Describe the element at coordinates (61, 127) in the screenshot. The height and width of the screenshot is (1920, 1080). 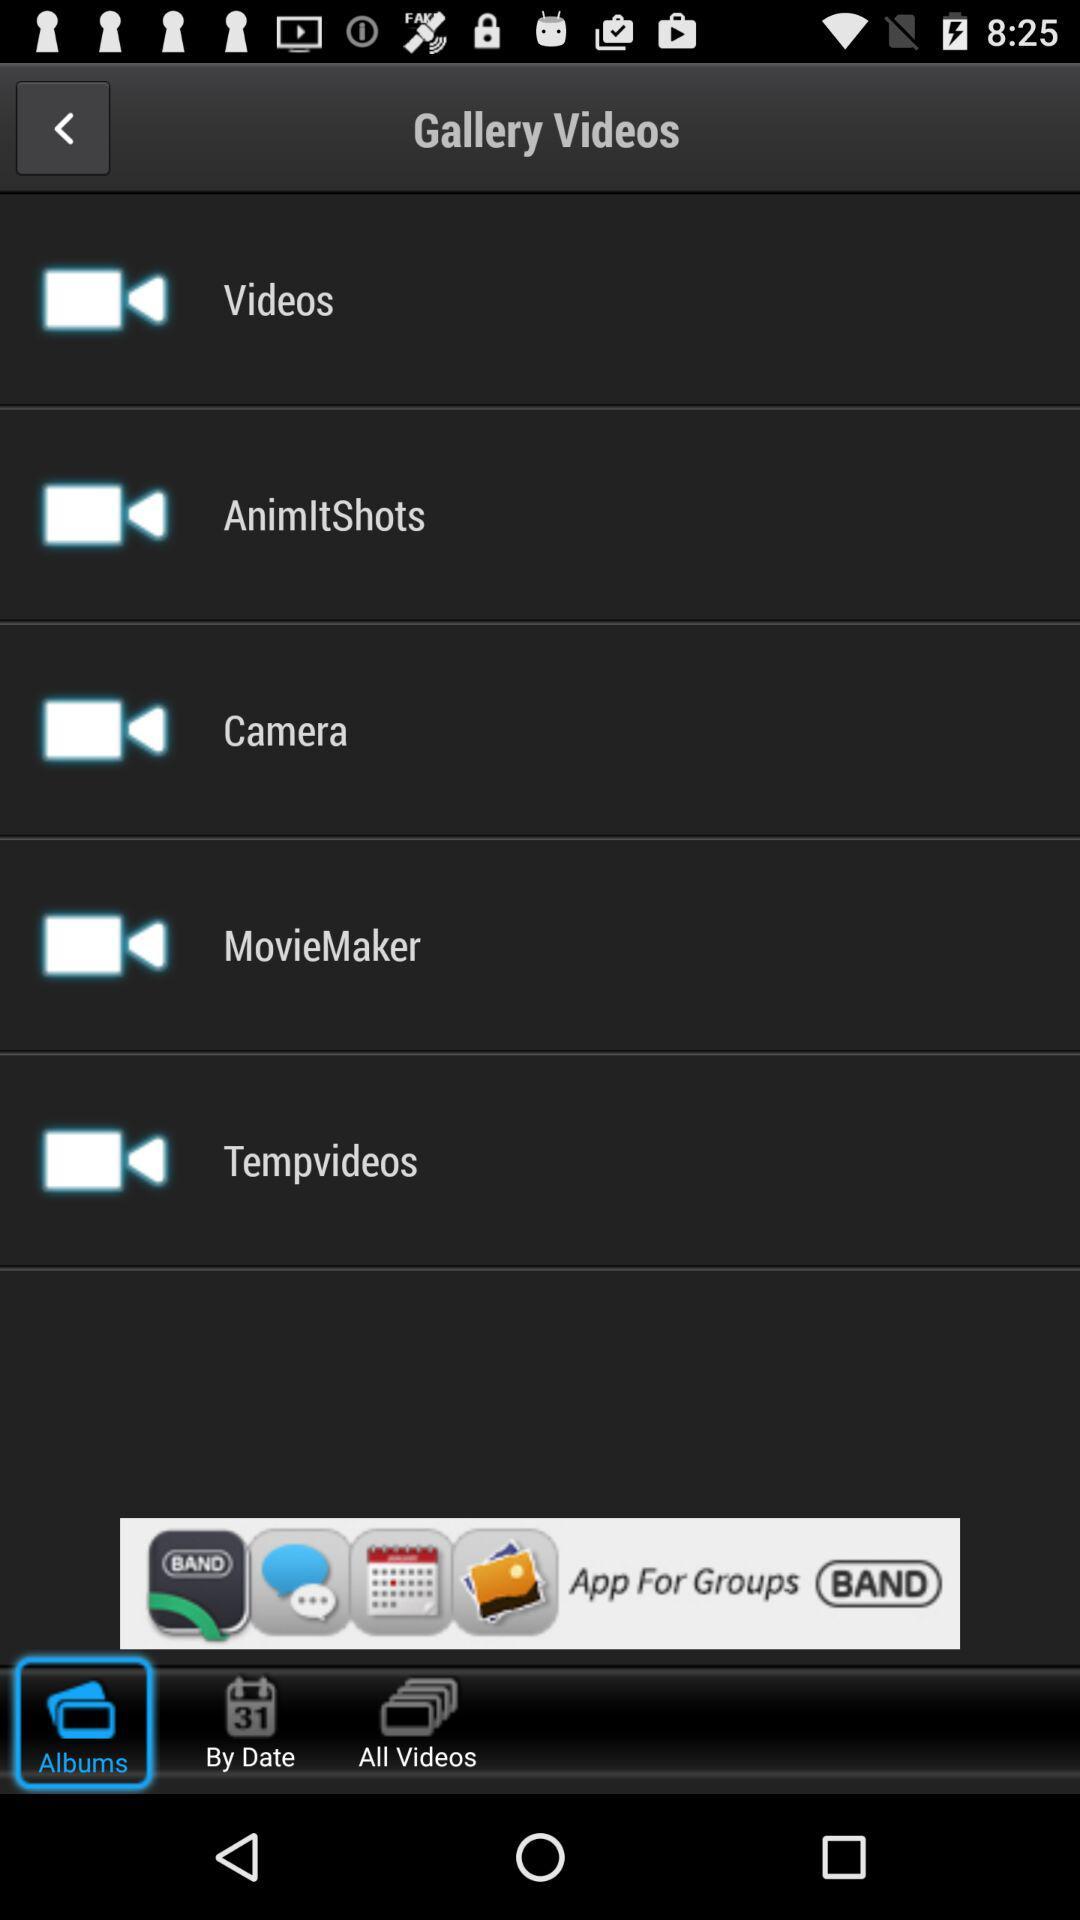
I see `go back` at that location.